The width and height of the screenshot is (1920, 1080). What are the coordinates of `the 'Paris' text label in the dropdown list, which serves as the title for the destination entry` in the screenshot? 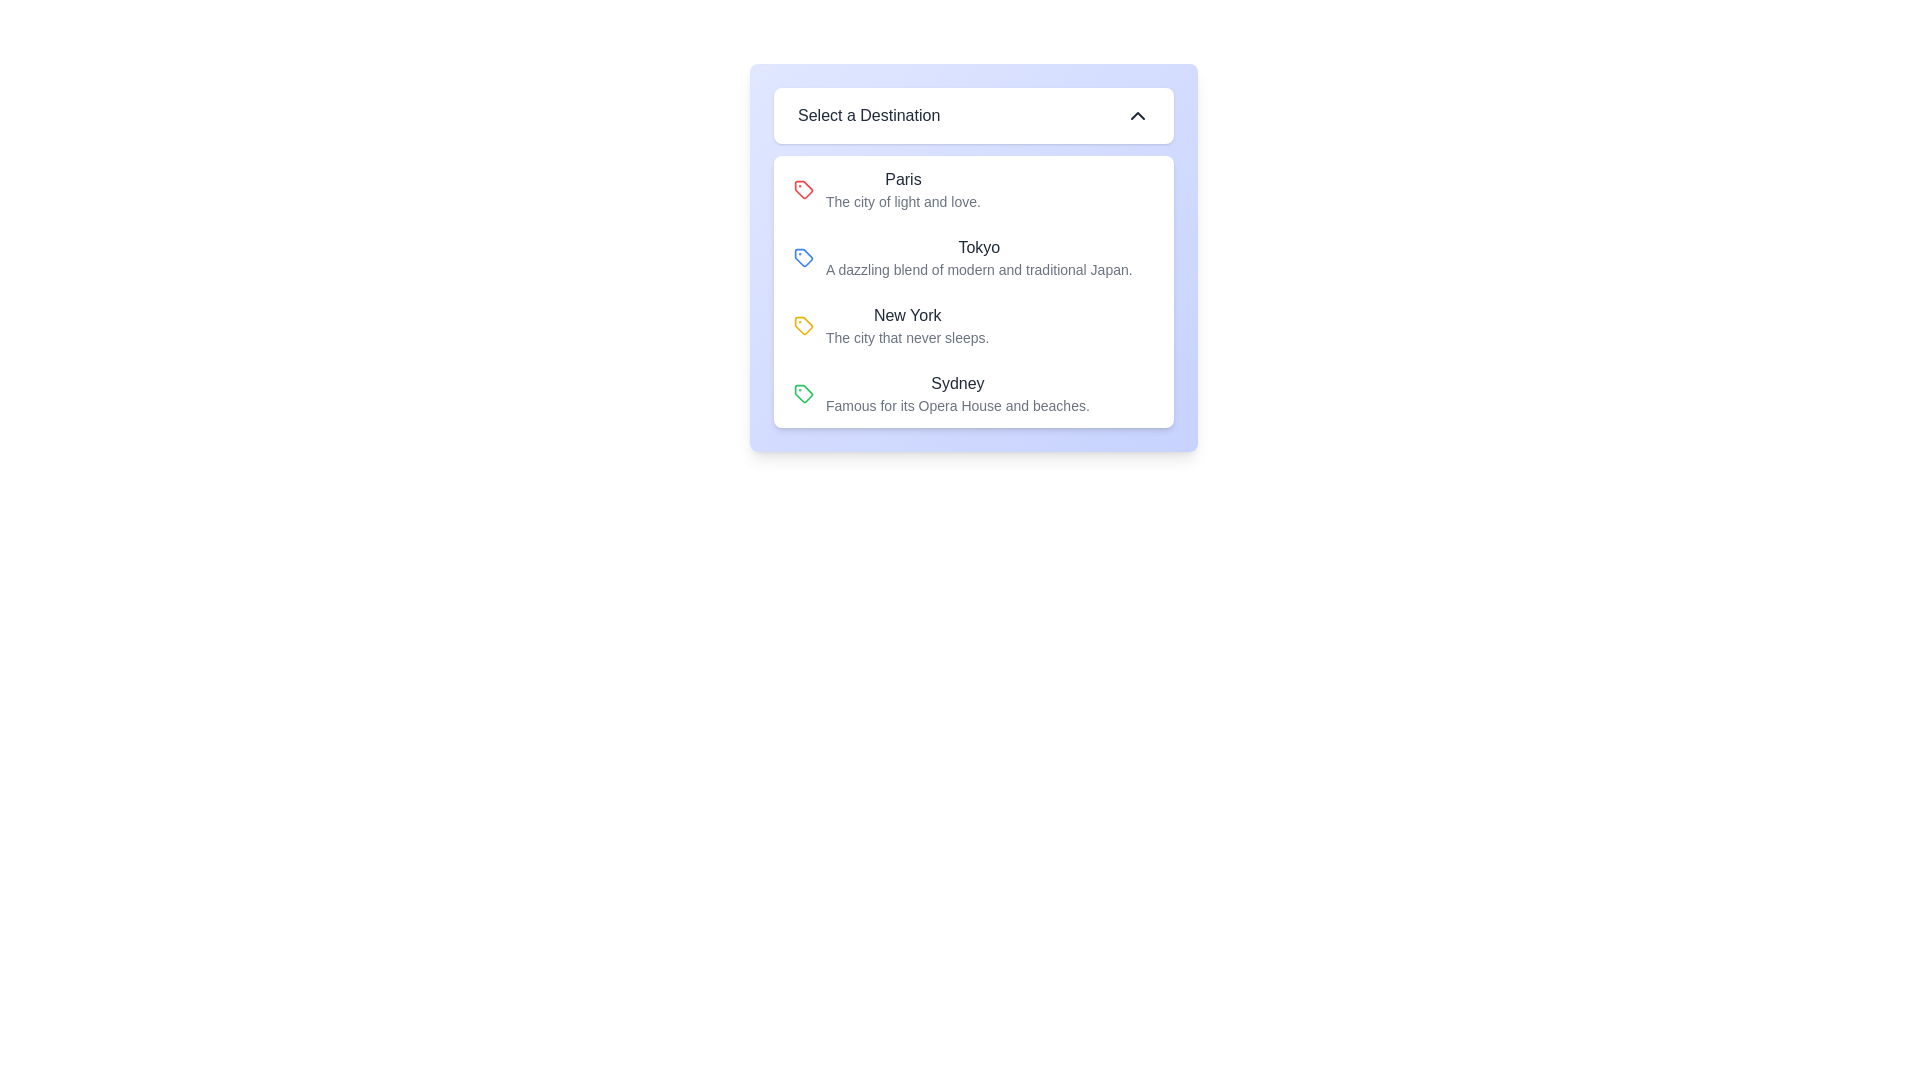 It's located at (902, 180).